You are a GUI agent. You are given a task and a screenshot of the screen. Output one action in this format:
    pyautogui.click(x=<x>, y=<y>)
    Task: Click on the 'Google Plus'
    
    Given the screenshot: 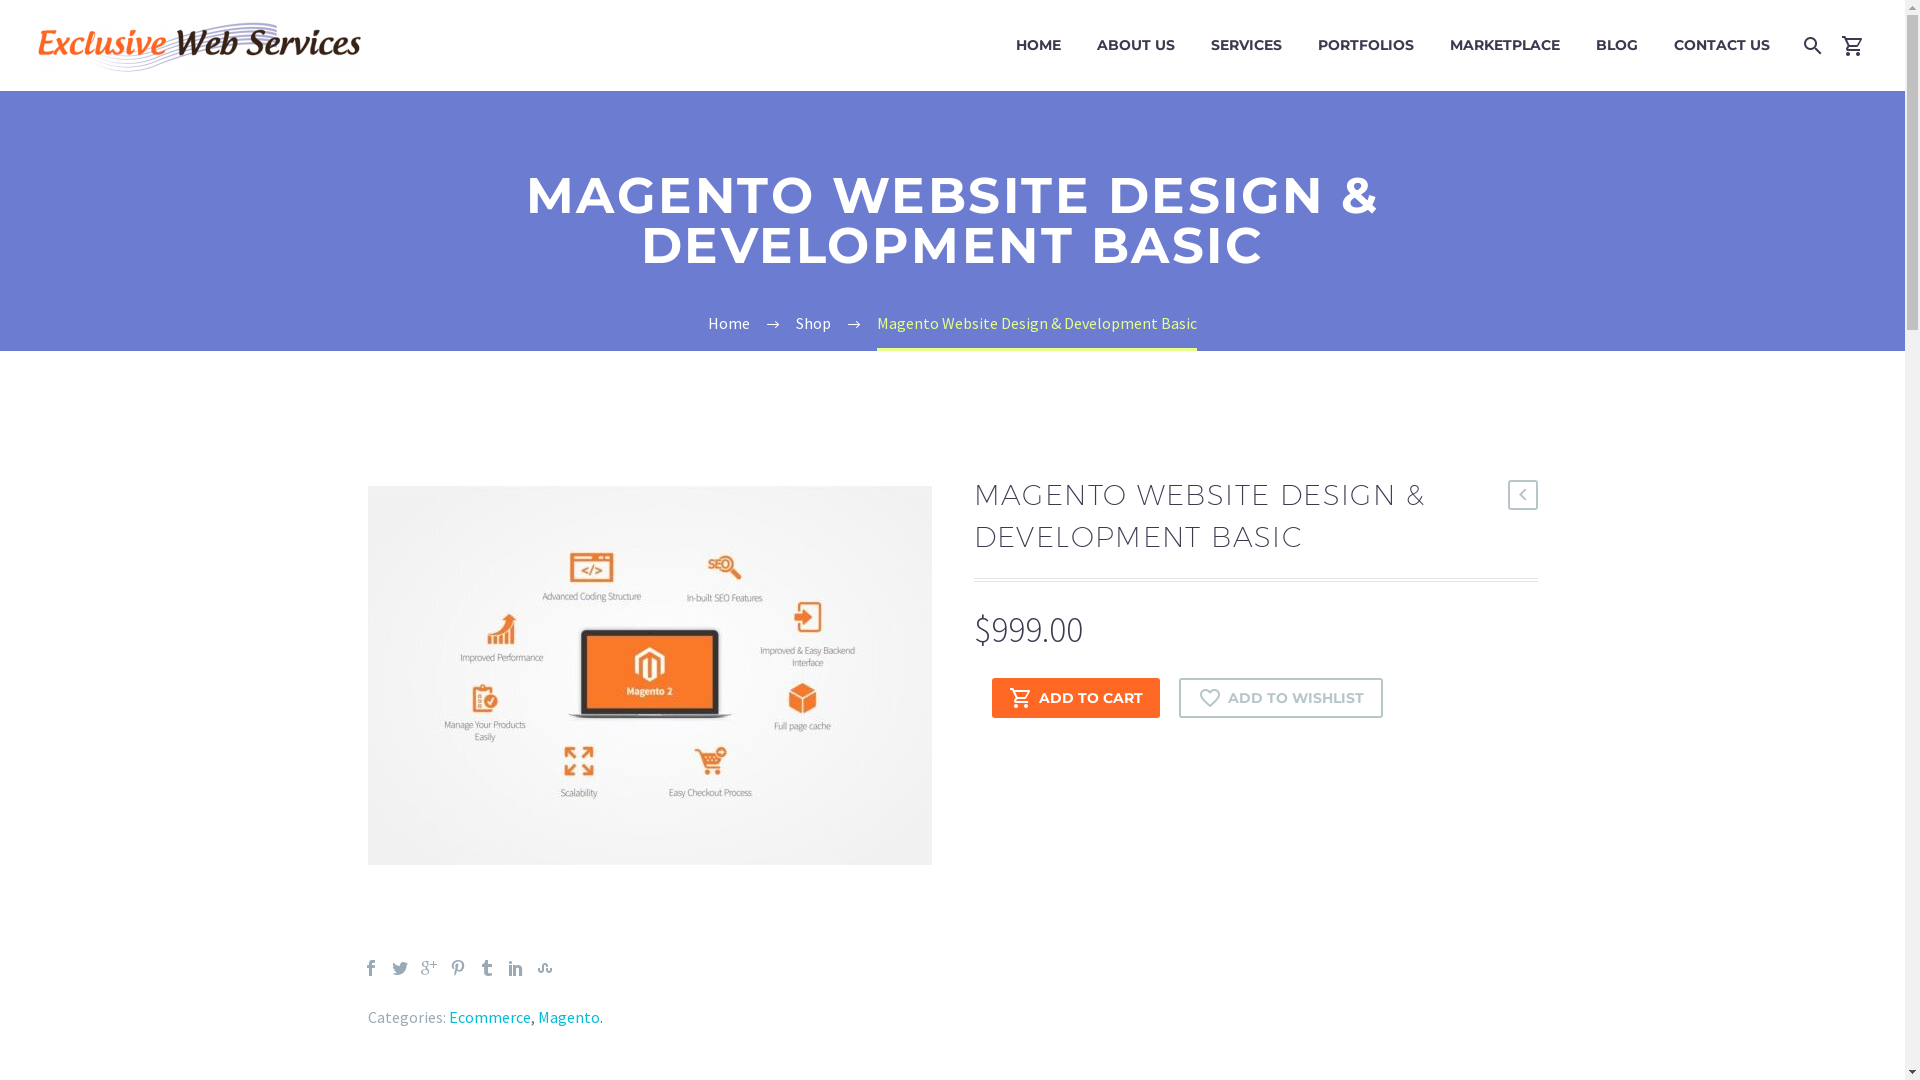 What is the action you would take?
    pyautogui.click(x=426, y=967)
    